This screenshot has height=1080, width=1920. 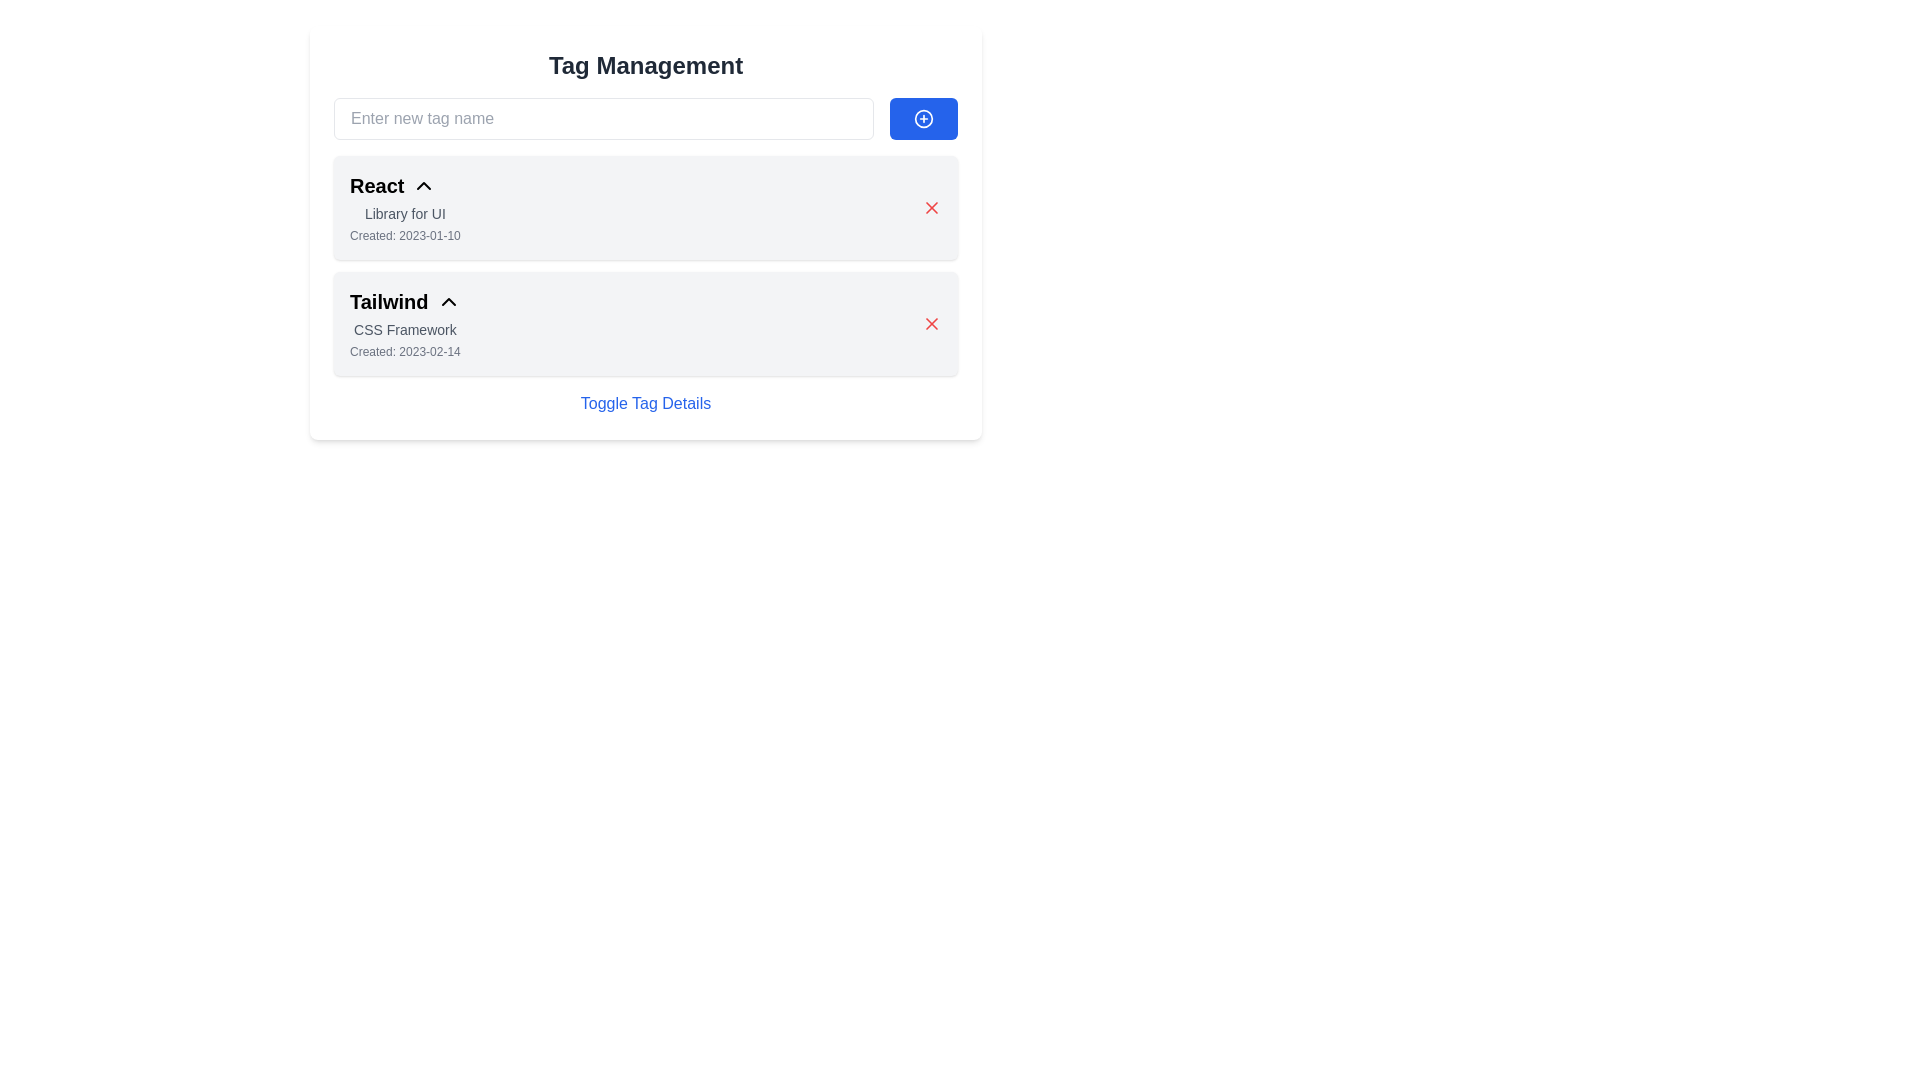 I want to click on the close or delete button, which is a small, cross-shaped icon with an 'X' symbol located in the top right corner of the first content card labeled 'React', so click(x=930, y=208).